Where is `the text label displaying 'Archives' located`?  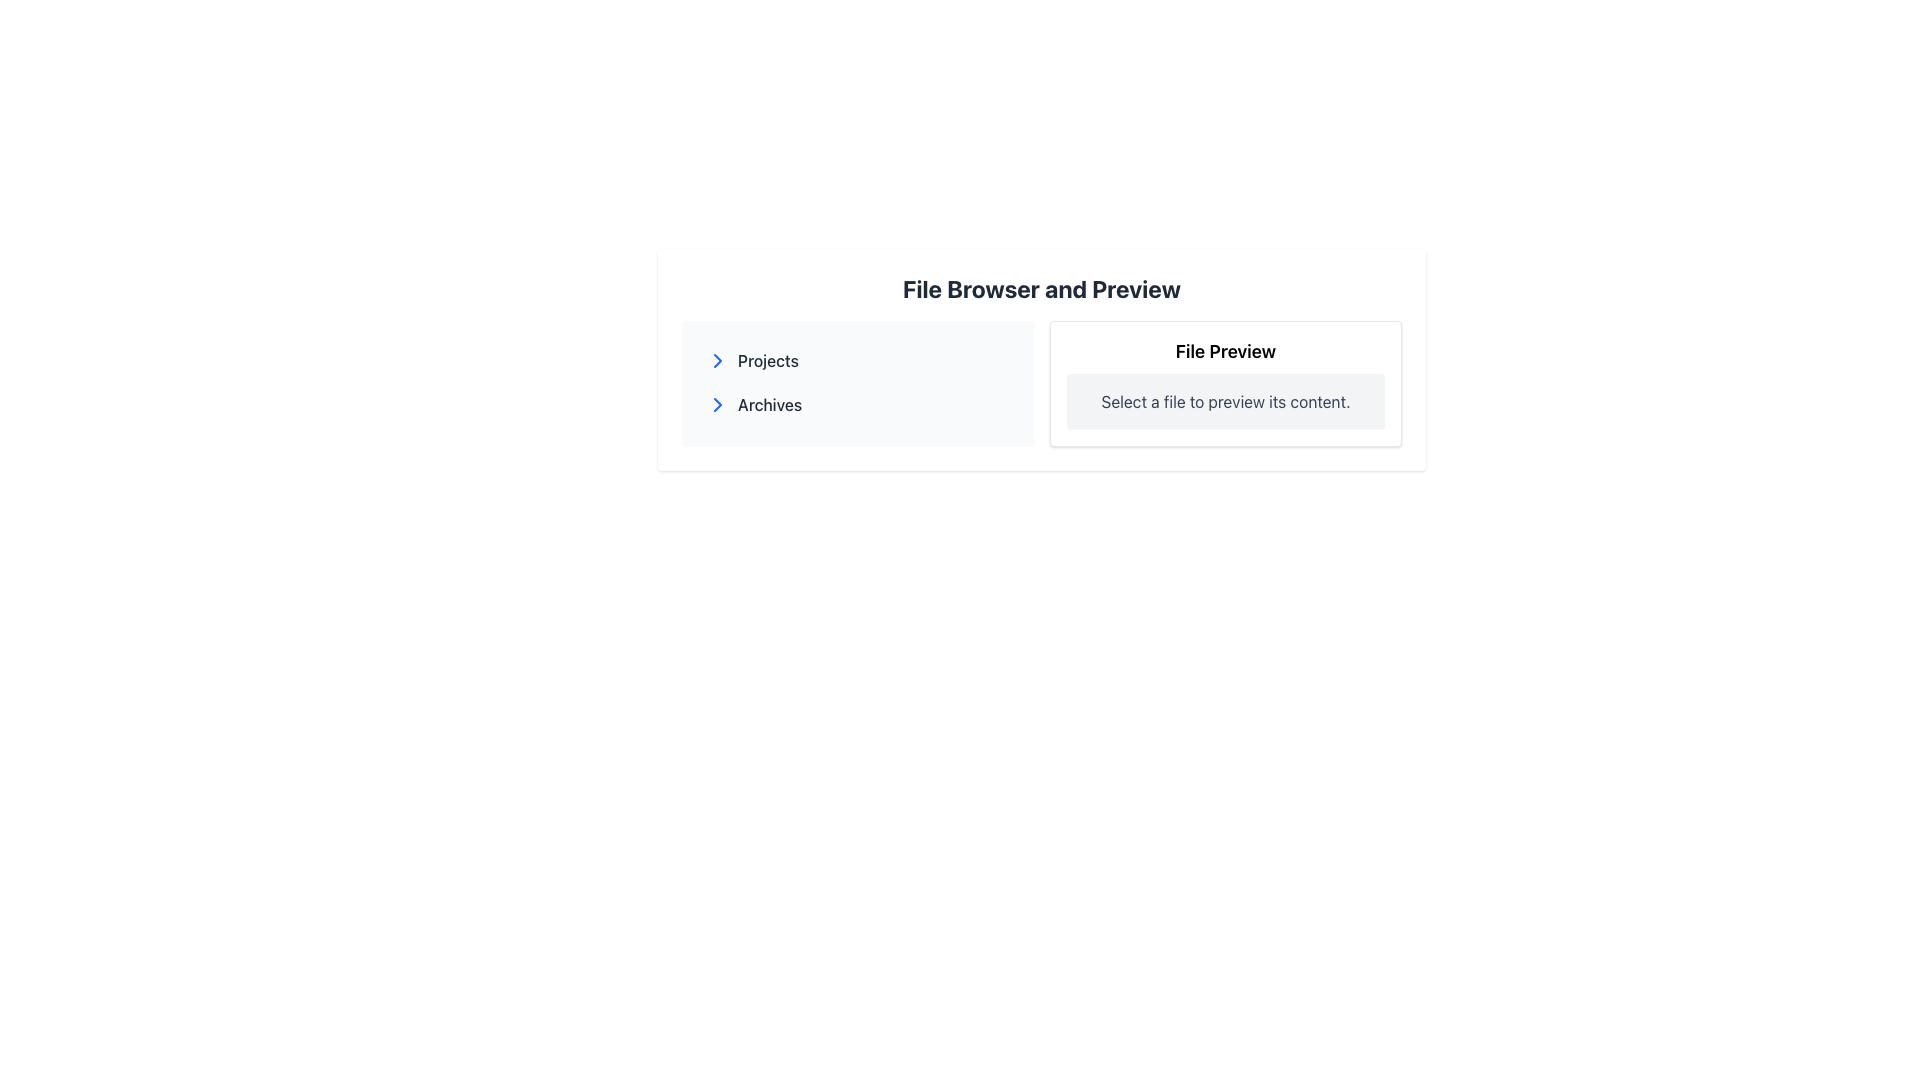 the text label displaying 'Archives' located is located at coordinates (769, 405).